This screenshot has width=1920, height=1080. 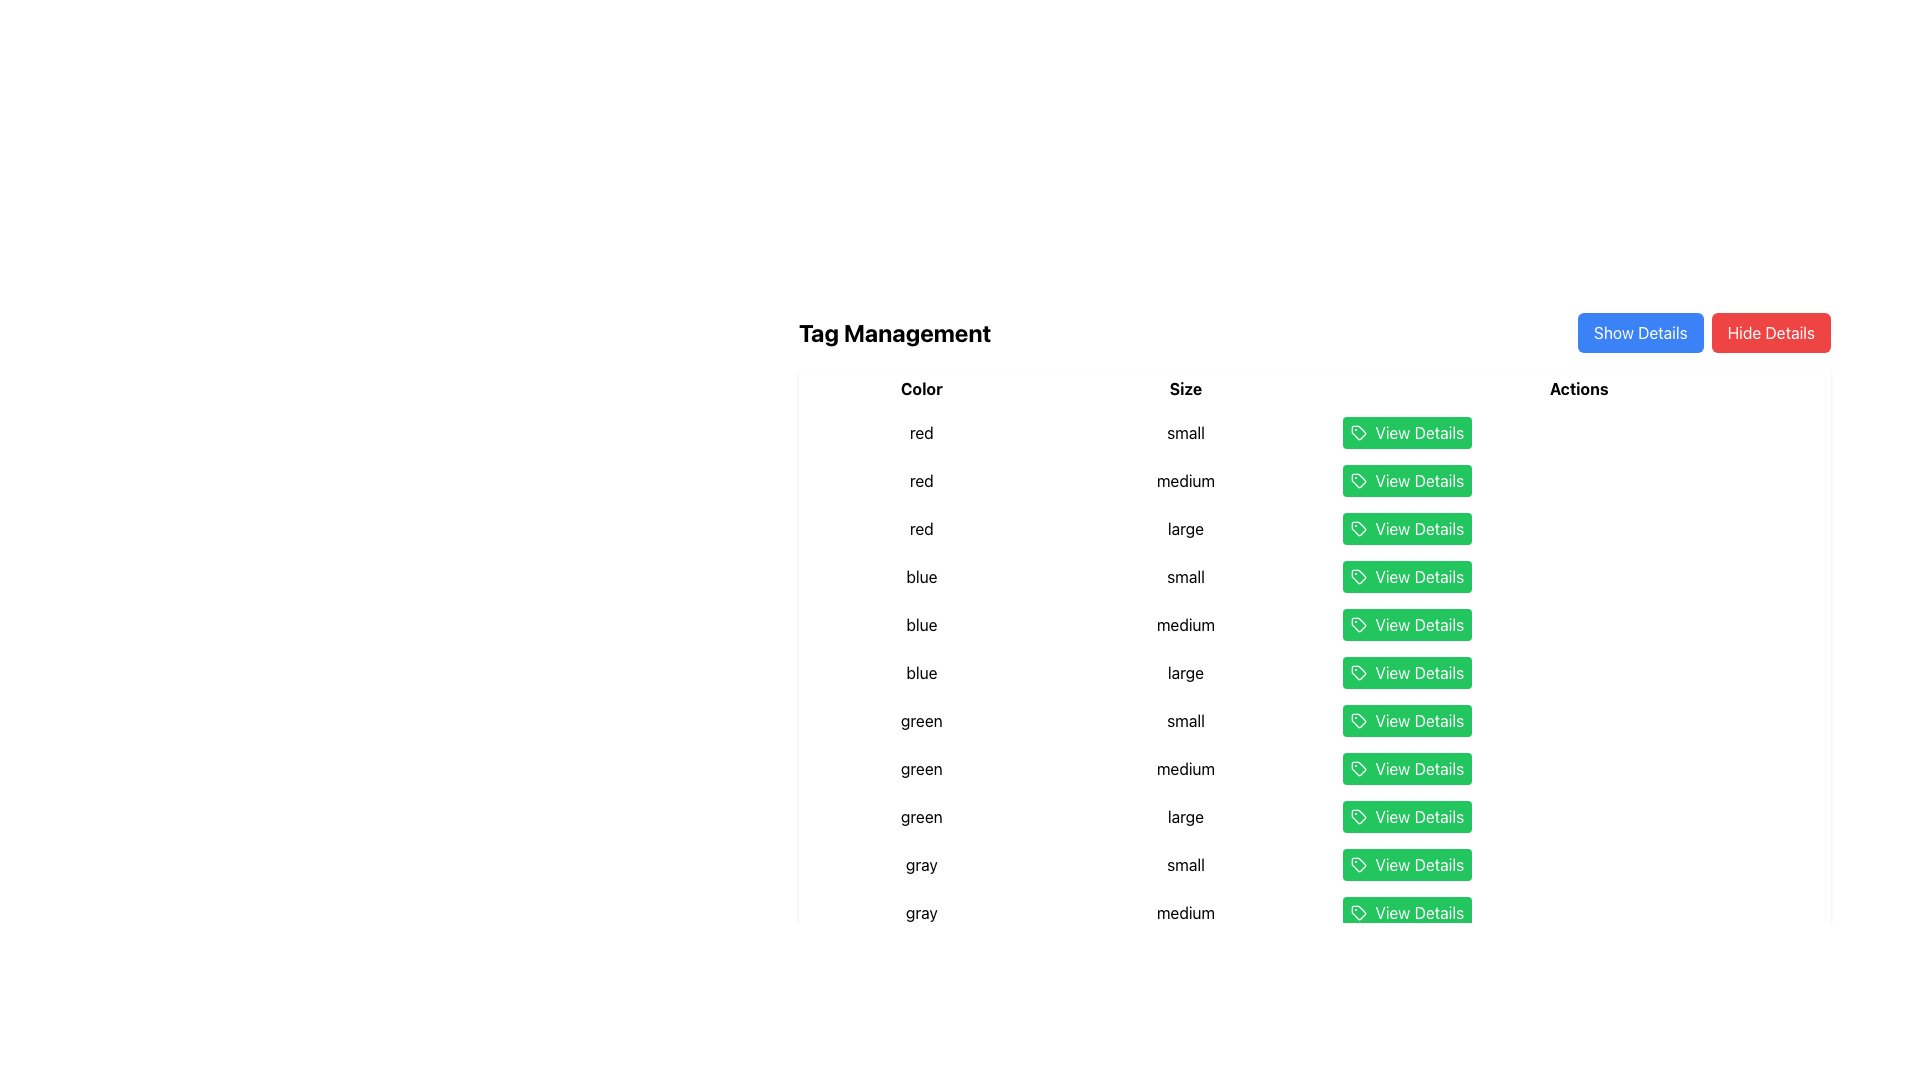 I want to click on the first table row displaying 'green', 'small', and a green button labeled 'View Details', so click(x=1315, y=721).